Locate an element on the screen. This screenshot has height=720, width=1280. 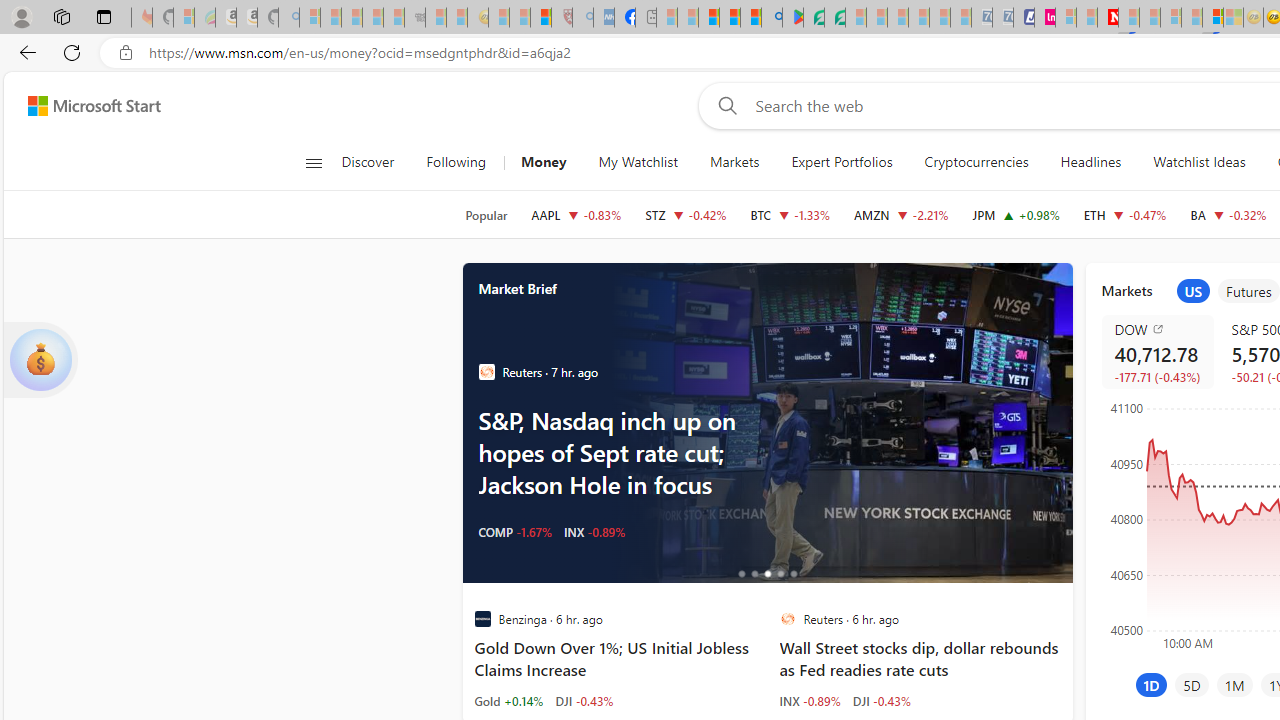
'1M' is located at coordinates (1233, 684).